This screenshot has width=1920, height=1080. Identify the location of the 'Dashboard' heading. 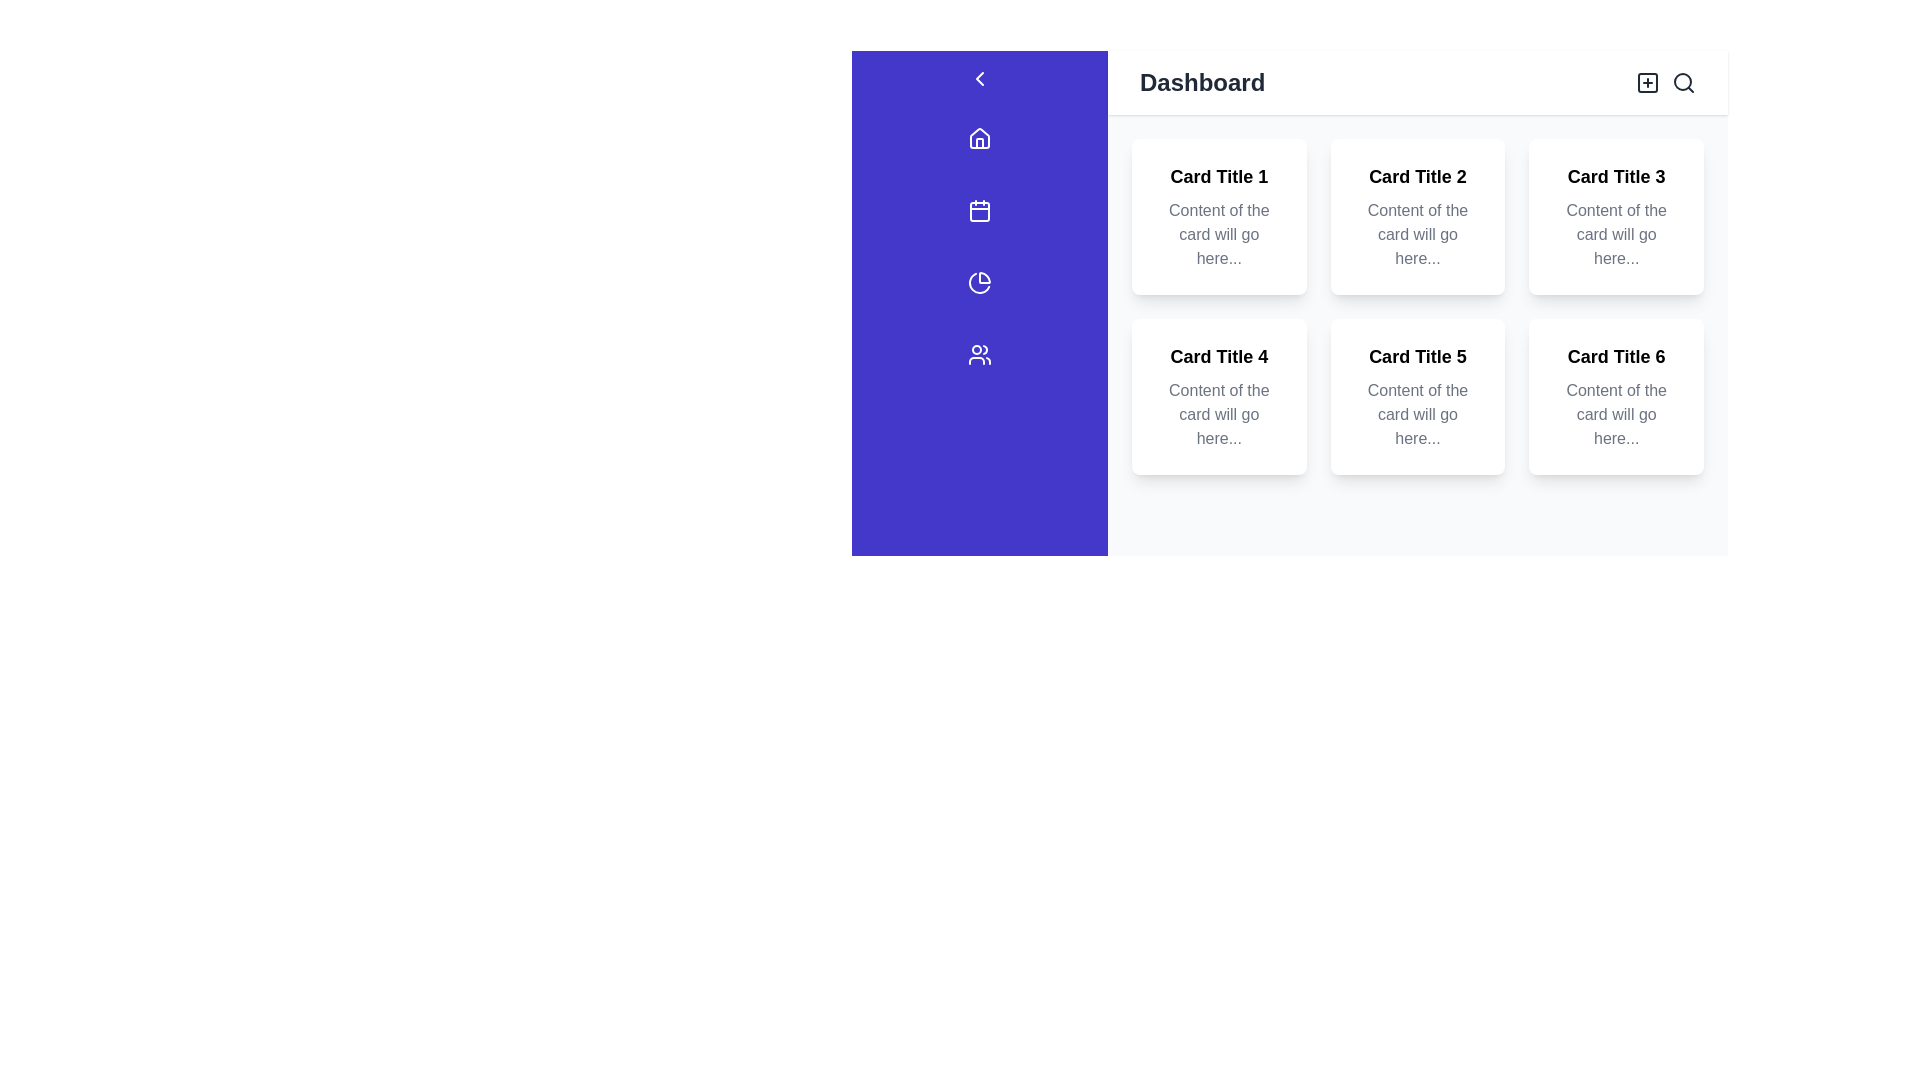
(1201, 82).